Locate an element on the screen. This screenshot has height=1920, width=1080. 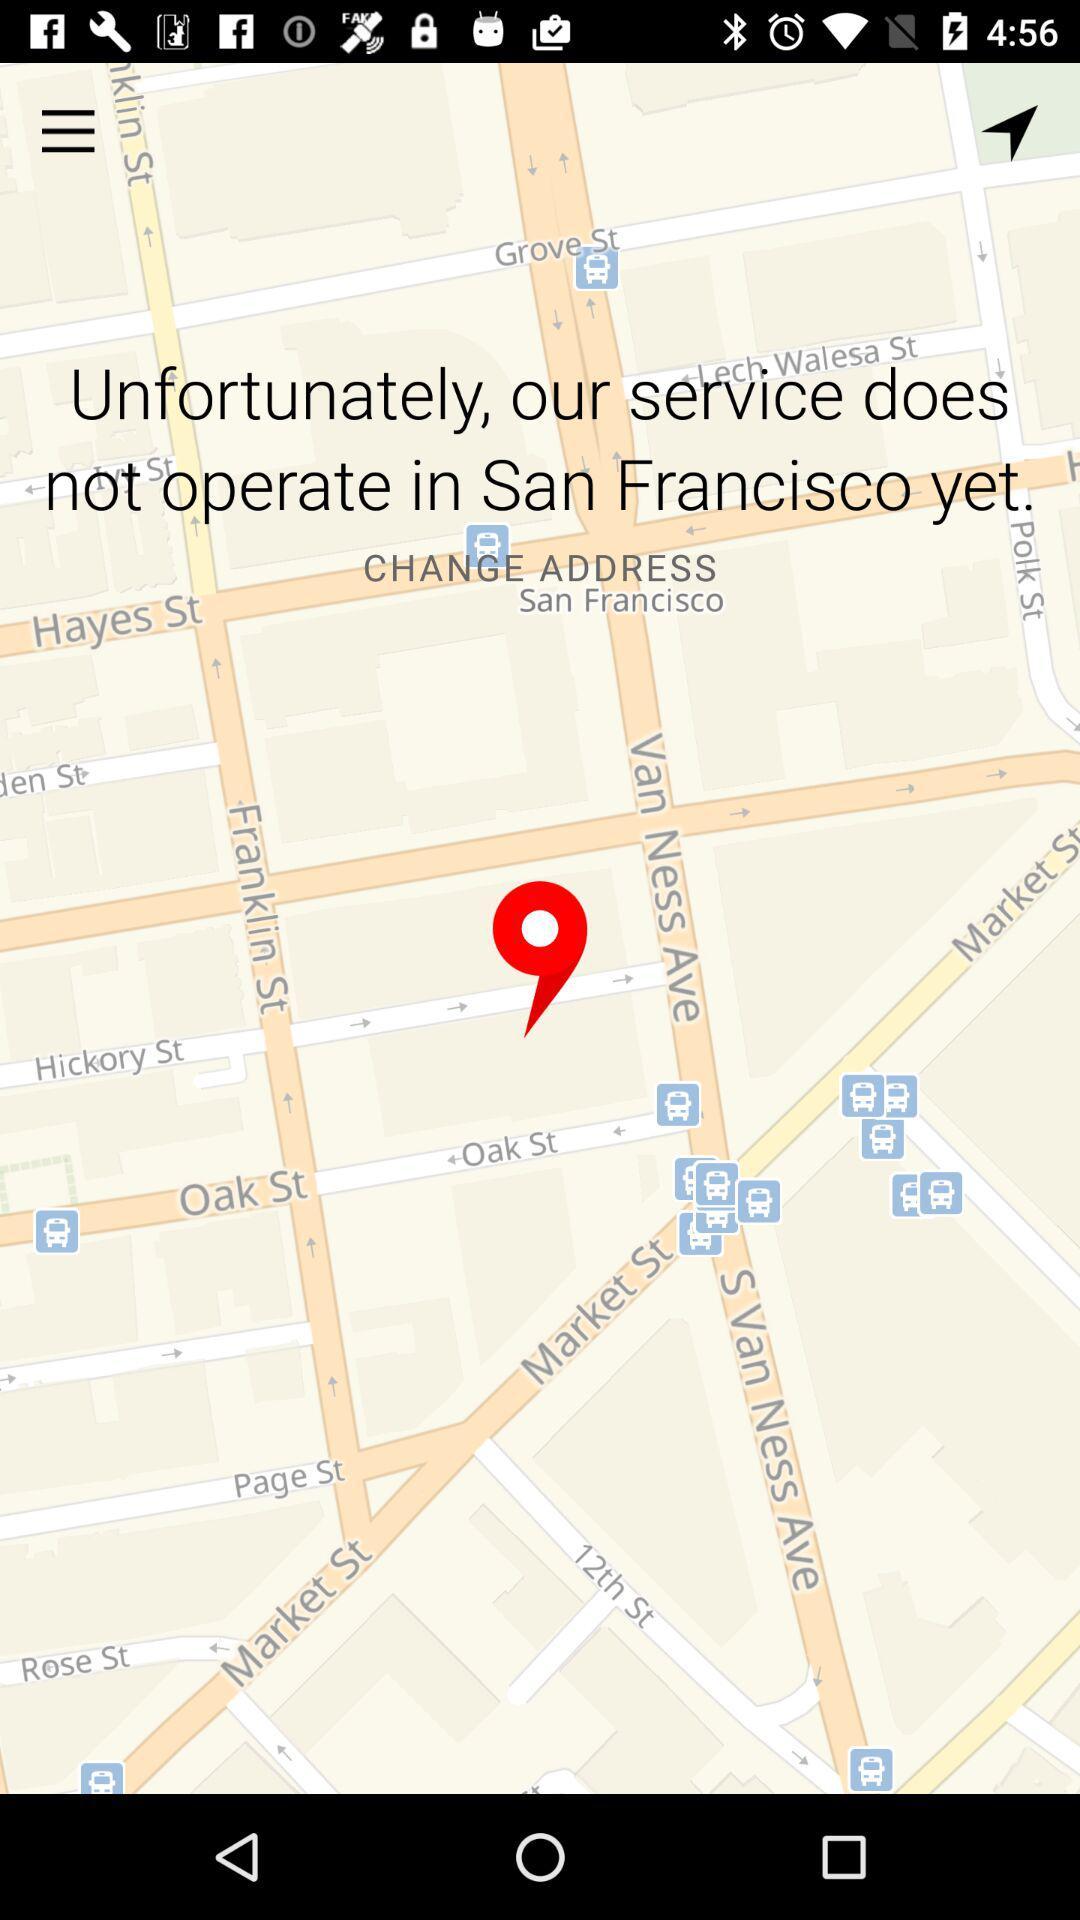
choose the location is located at coordinates (540, 960).